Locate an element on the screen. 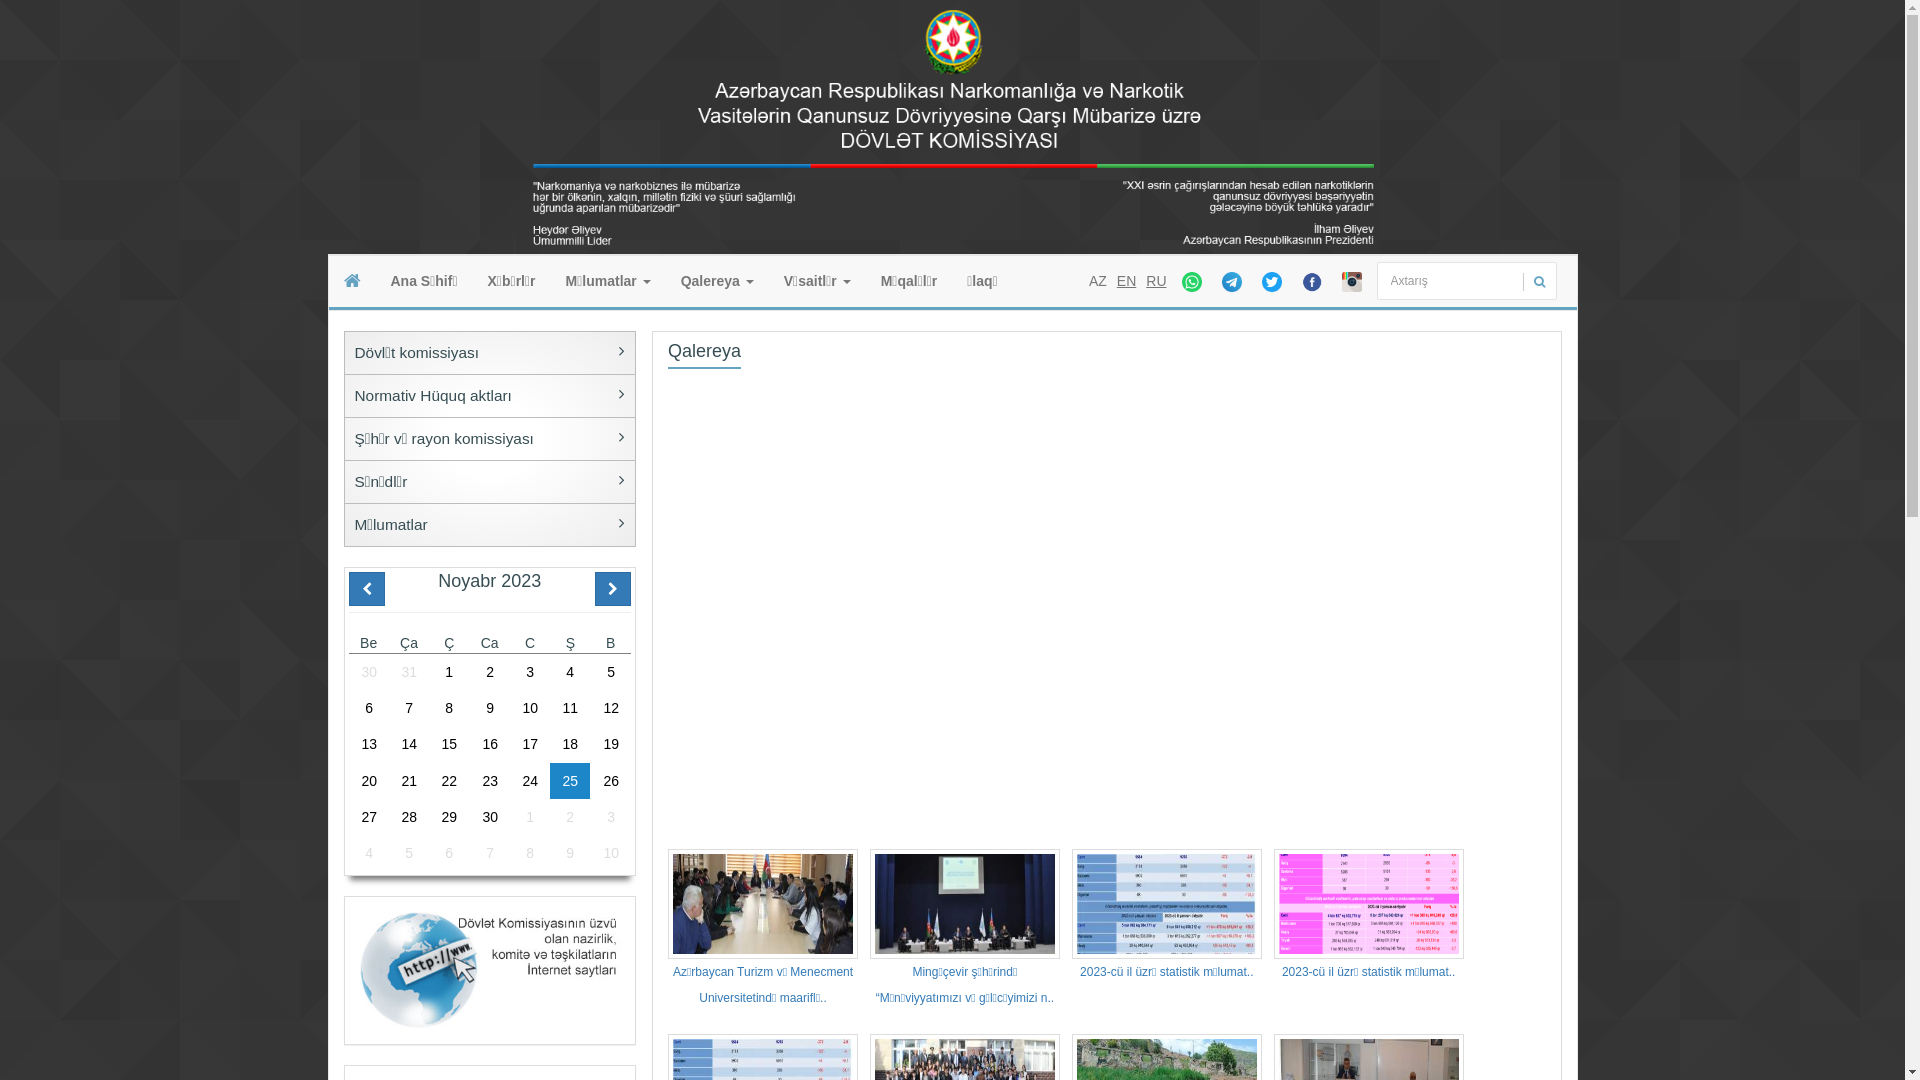 This screenshot has height=1080, width=1920. '18' is located at coordinates (569, 744).